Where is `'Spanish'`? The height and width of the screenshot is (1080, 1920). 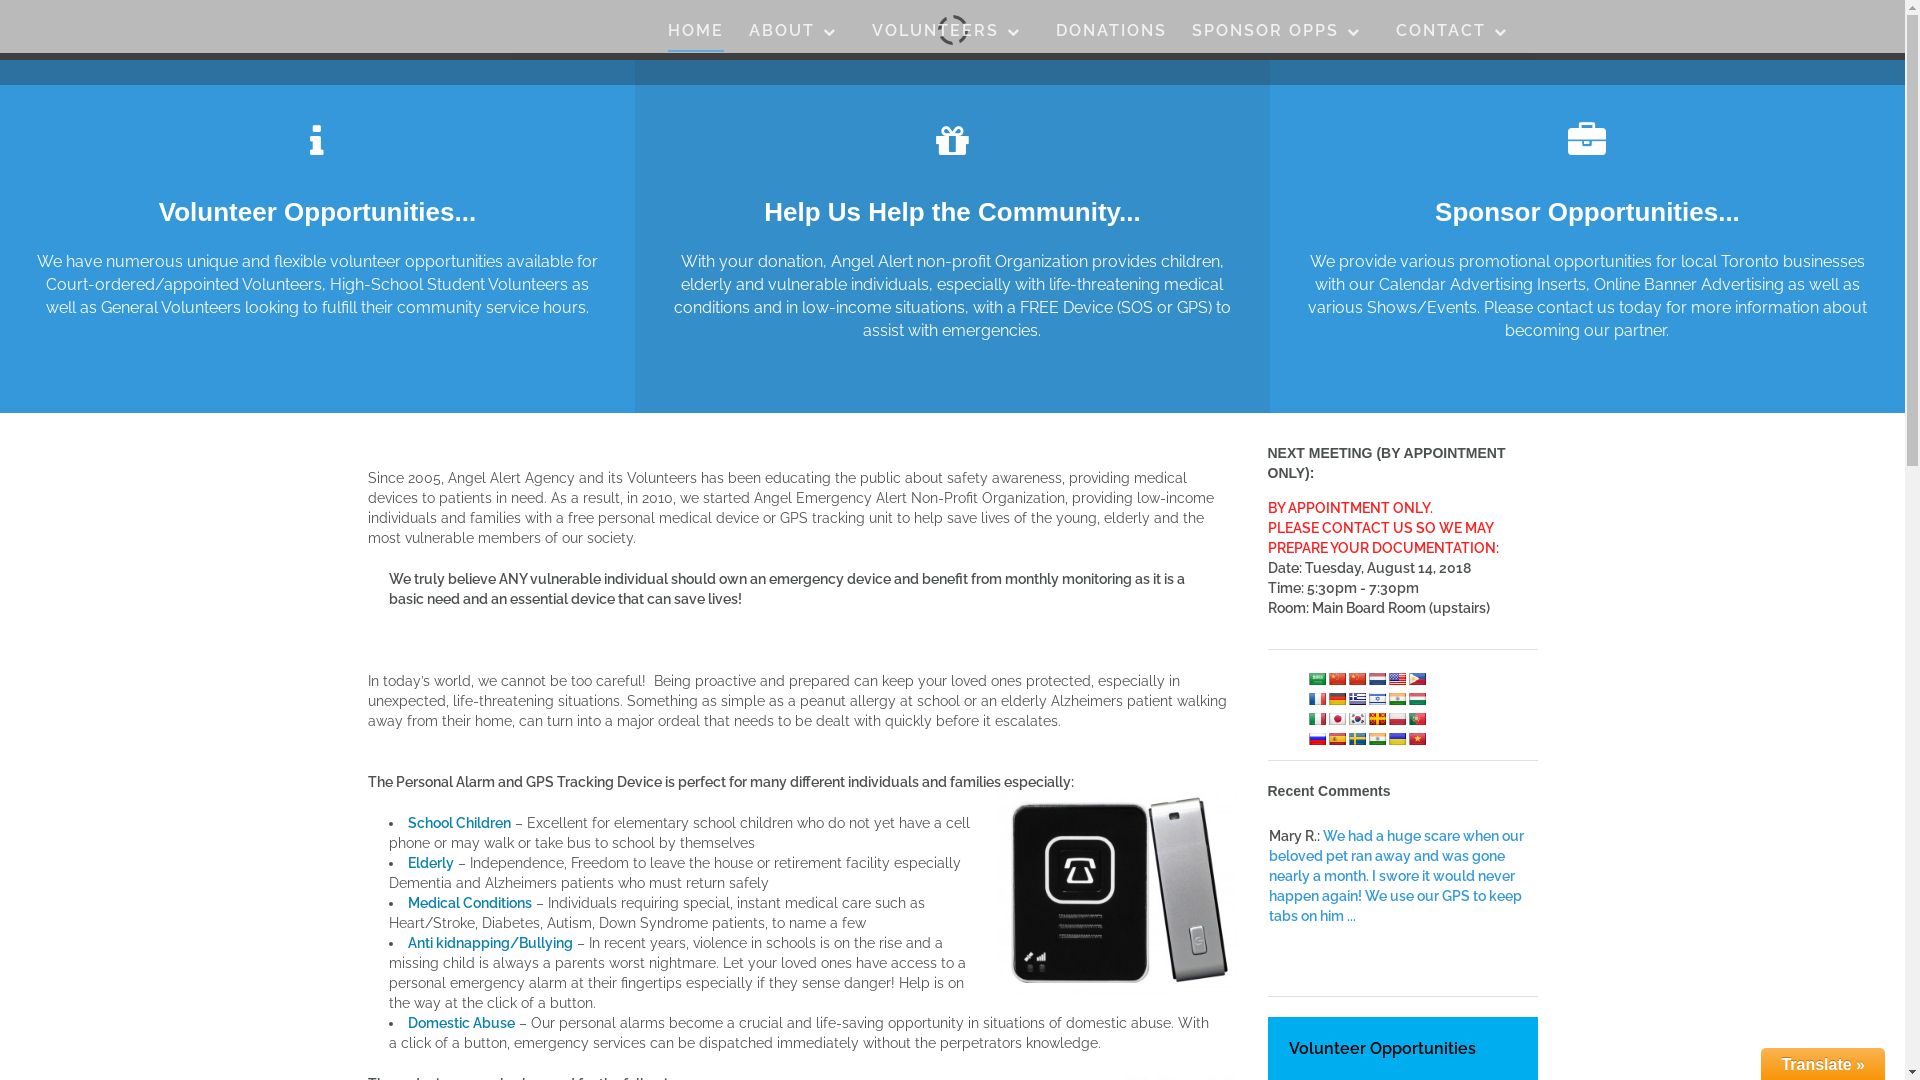 'Spanish' is located at coordinates (1337, 737).